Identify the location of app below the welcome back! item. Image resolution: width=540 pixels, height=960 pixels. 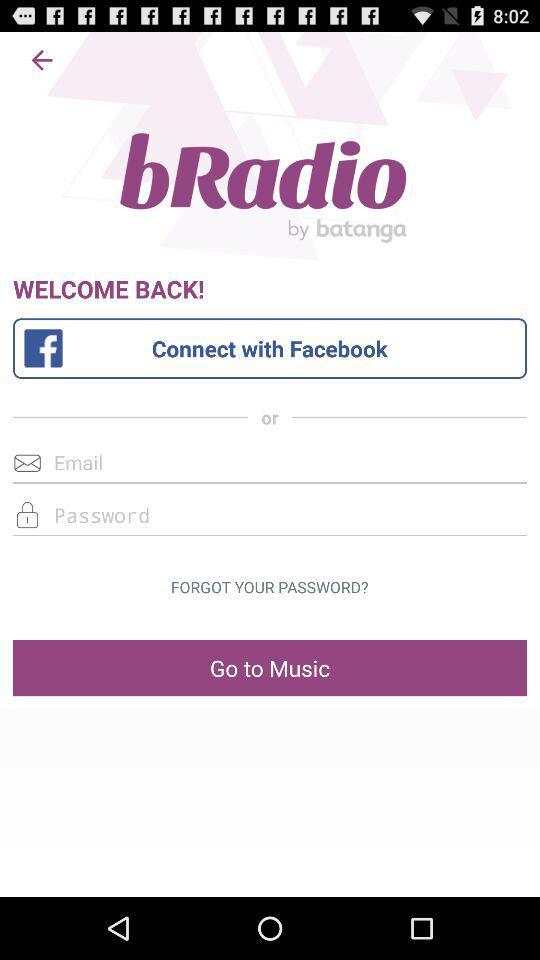
(269, 348).